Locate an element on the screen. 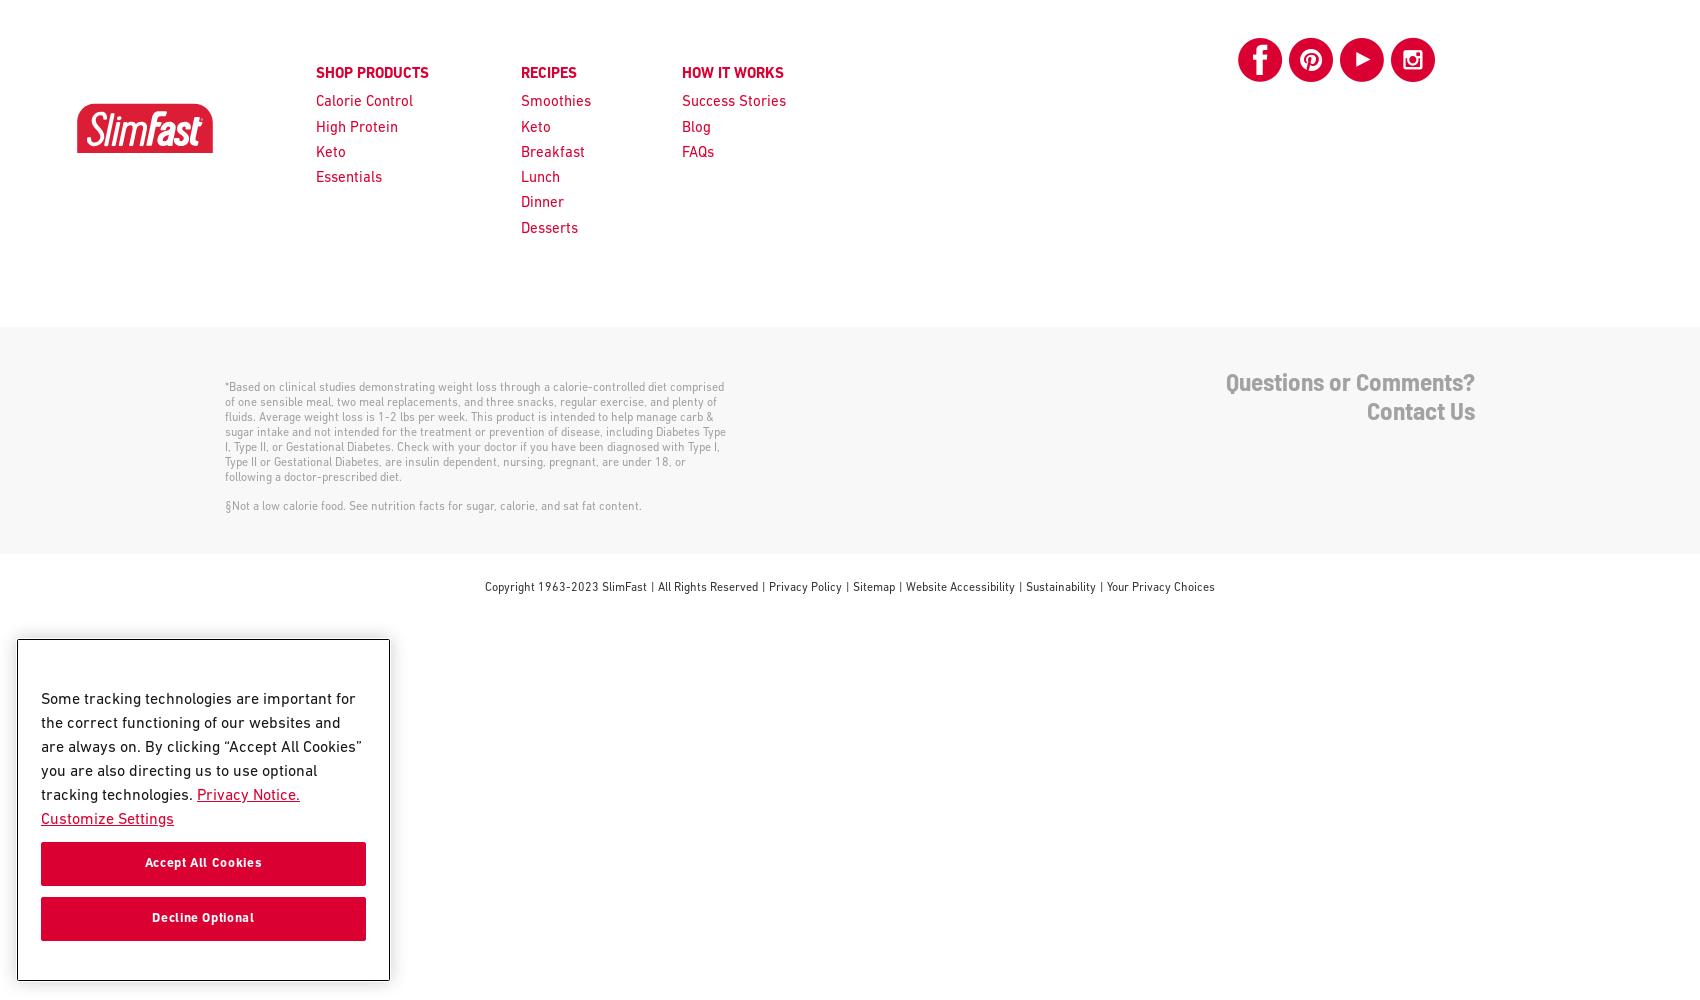 The height and width of the screenshot is (1000, 1700). 'Shop Products' is located at coordinates (316, 73).